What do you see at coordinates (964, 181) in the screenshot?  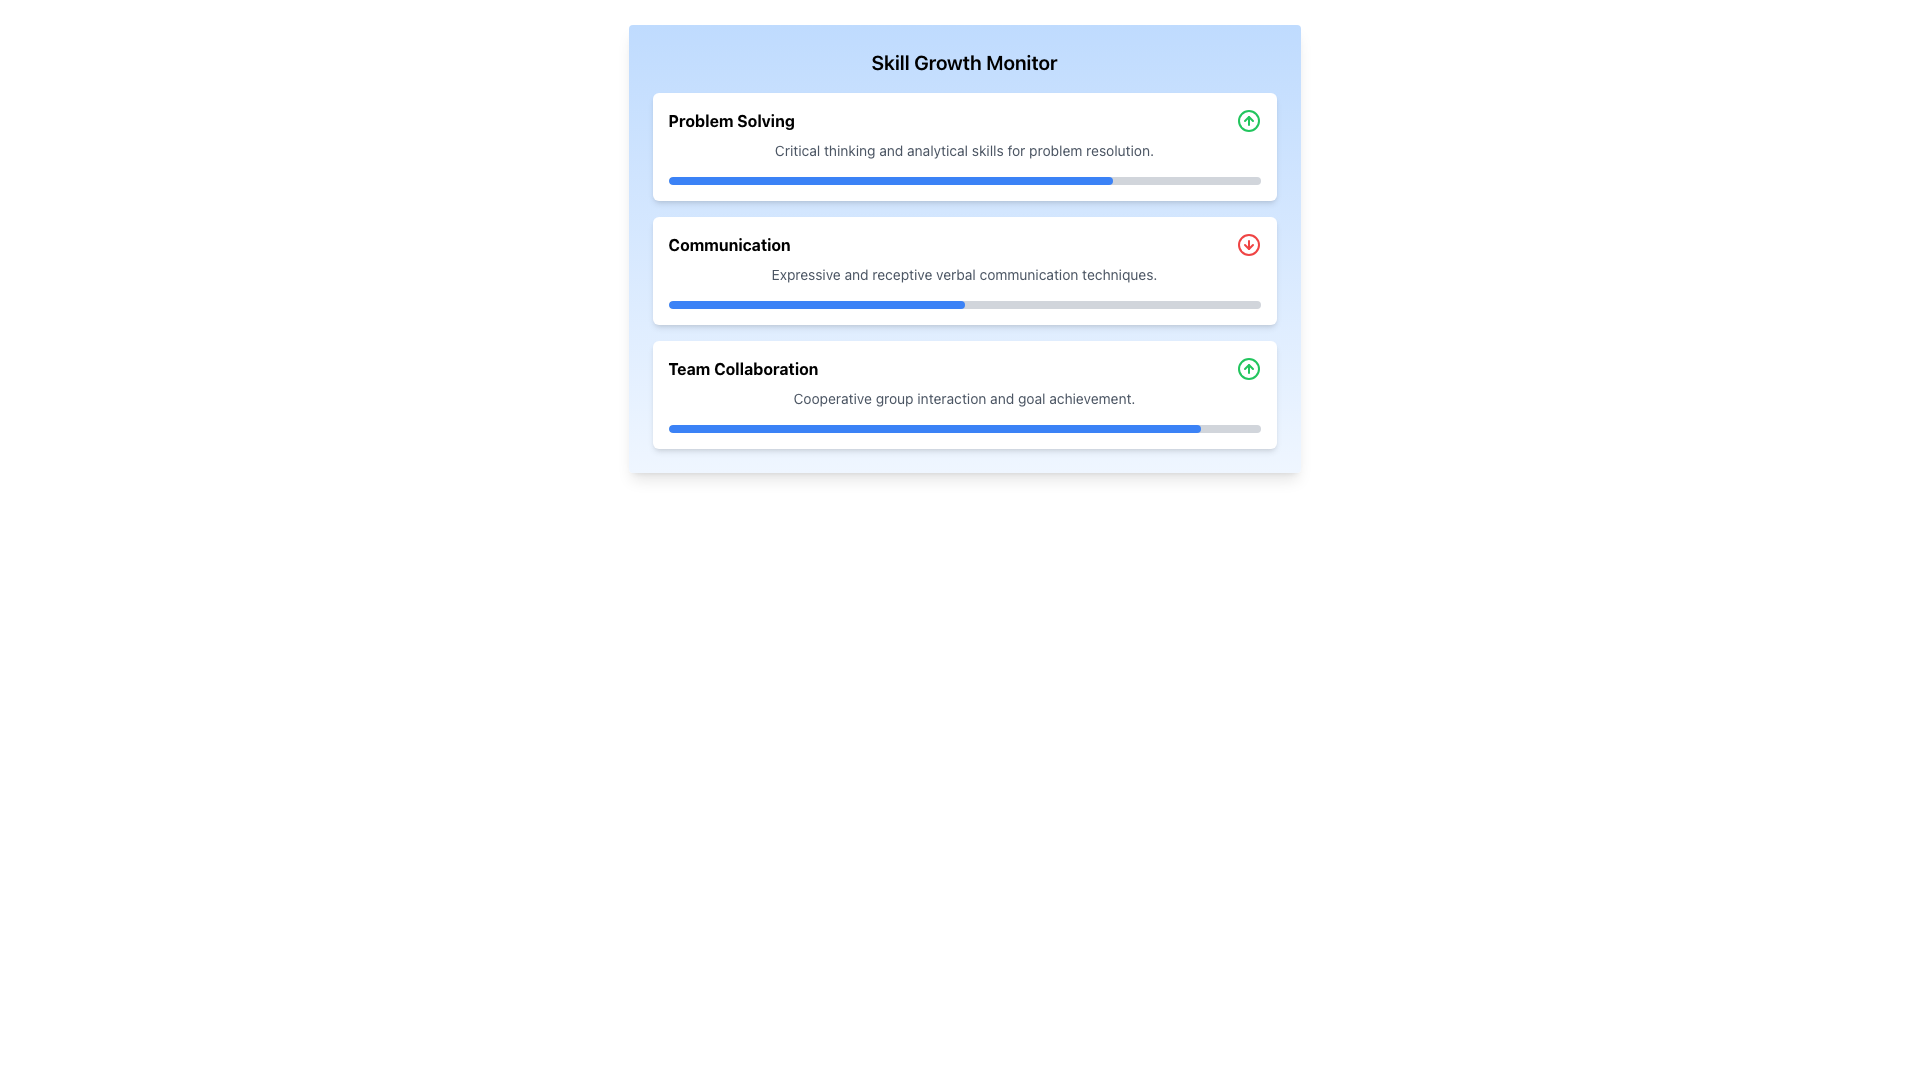 I see `the progress visually on the progress bar representing the 'Problem Solving' skill, located under the 'Critical thinking and analytical skills for problem resolution.' text` at bounding box center [964, 181].